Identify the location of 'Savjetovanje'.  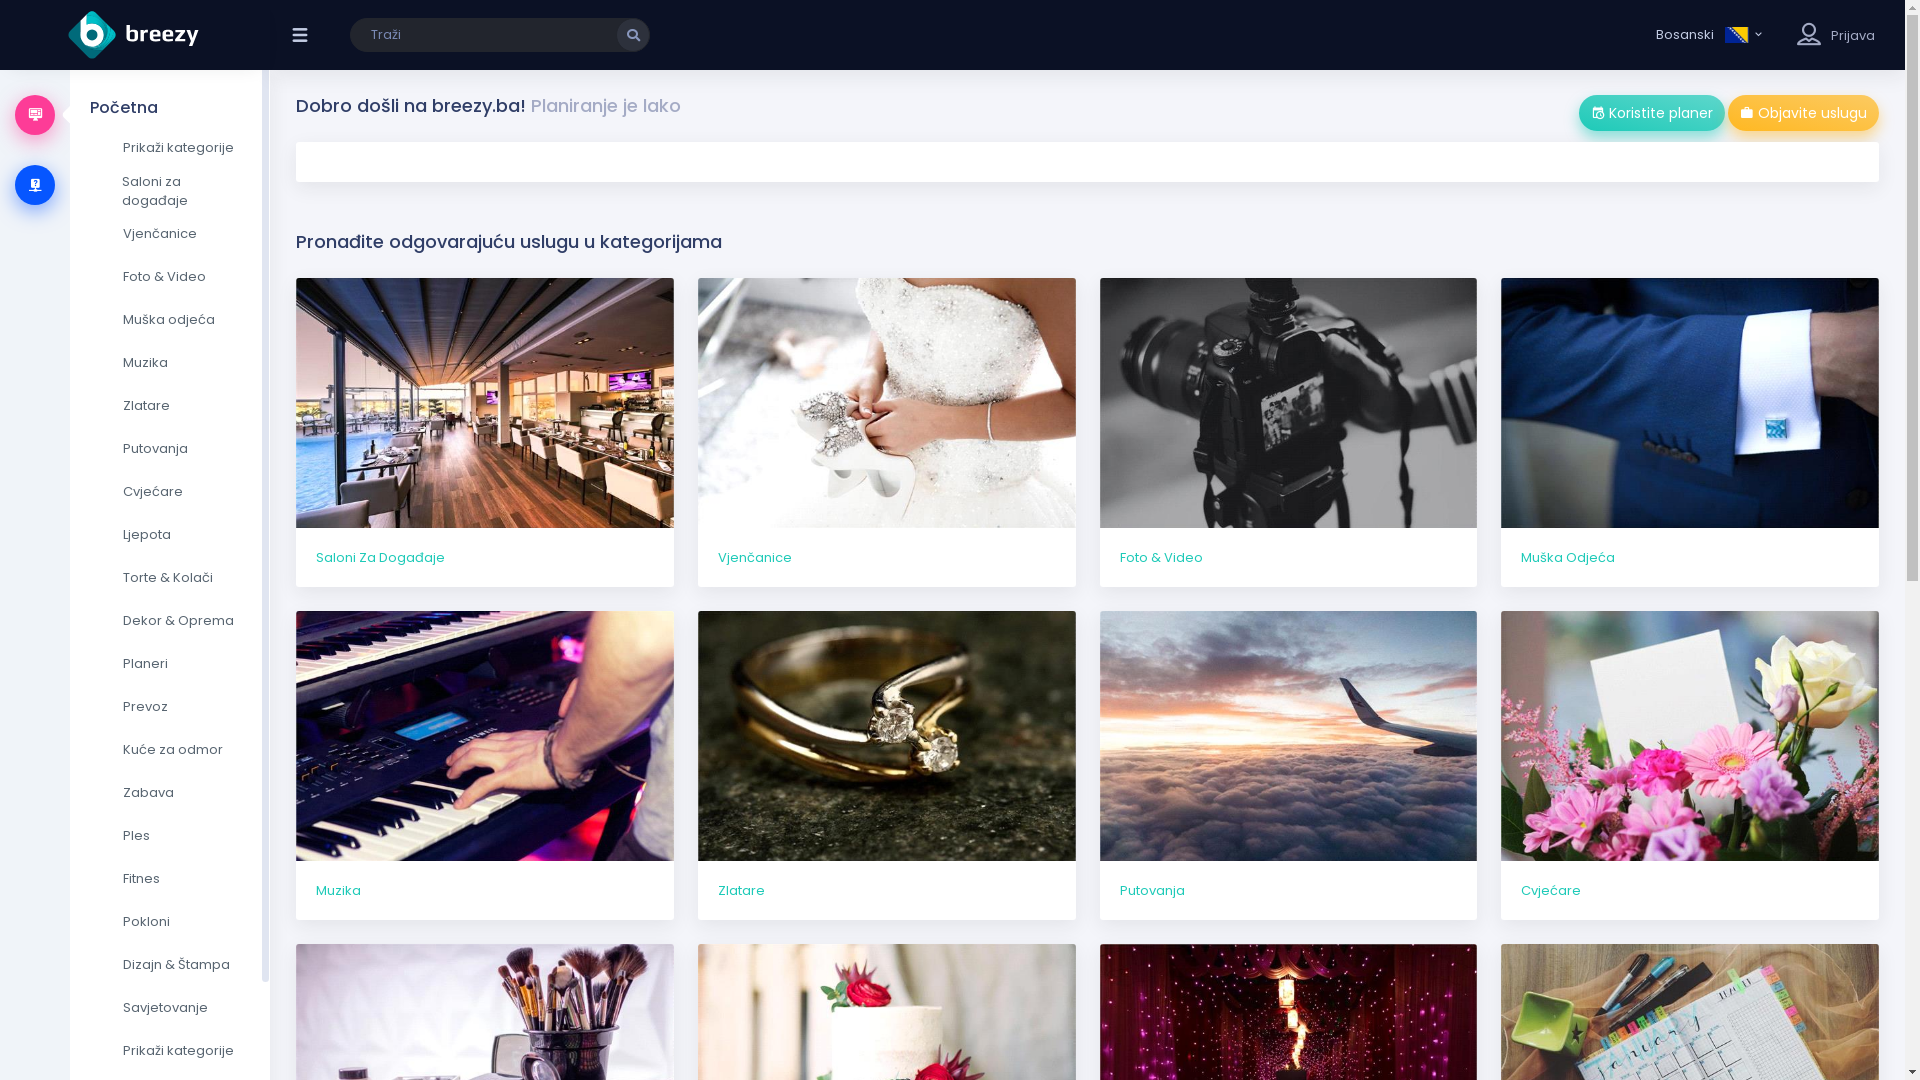
(169, 1007).